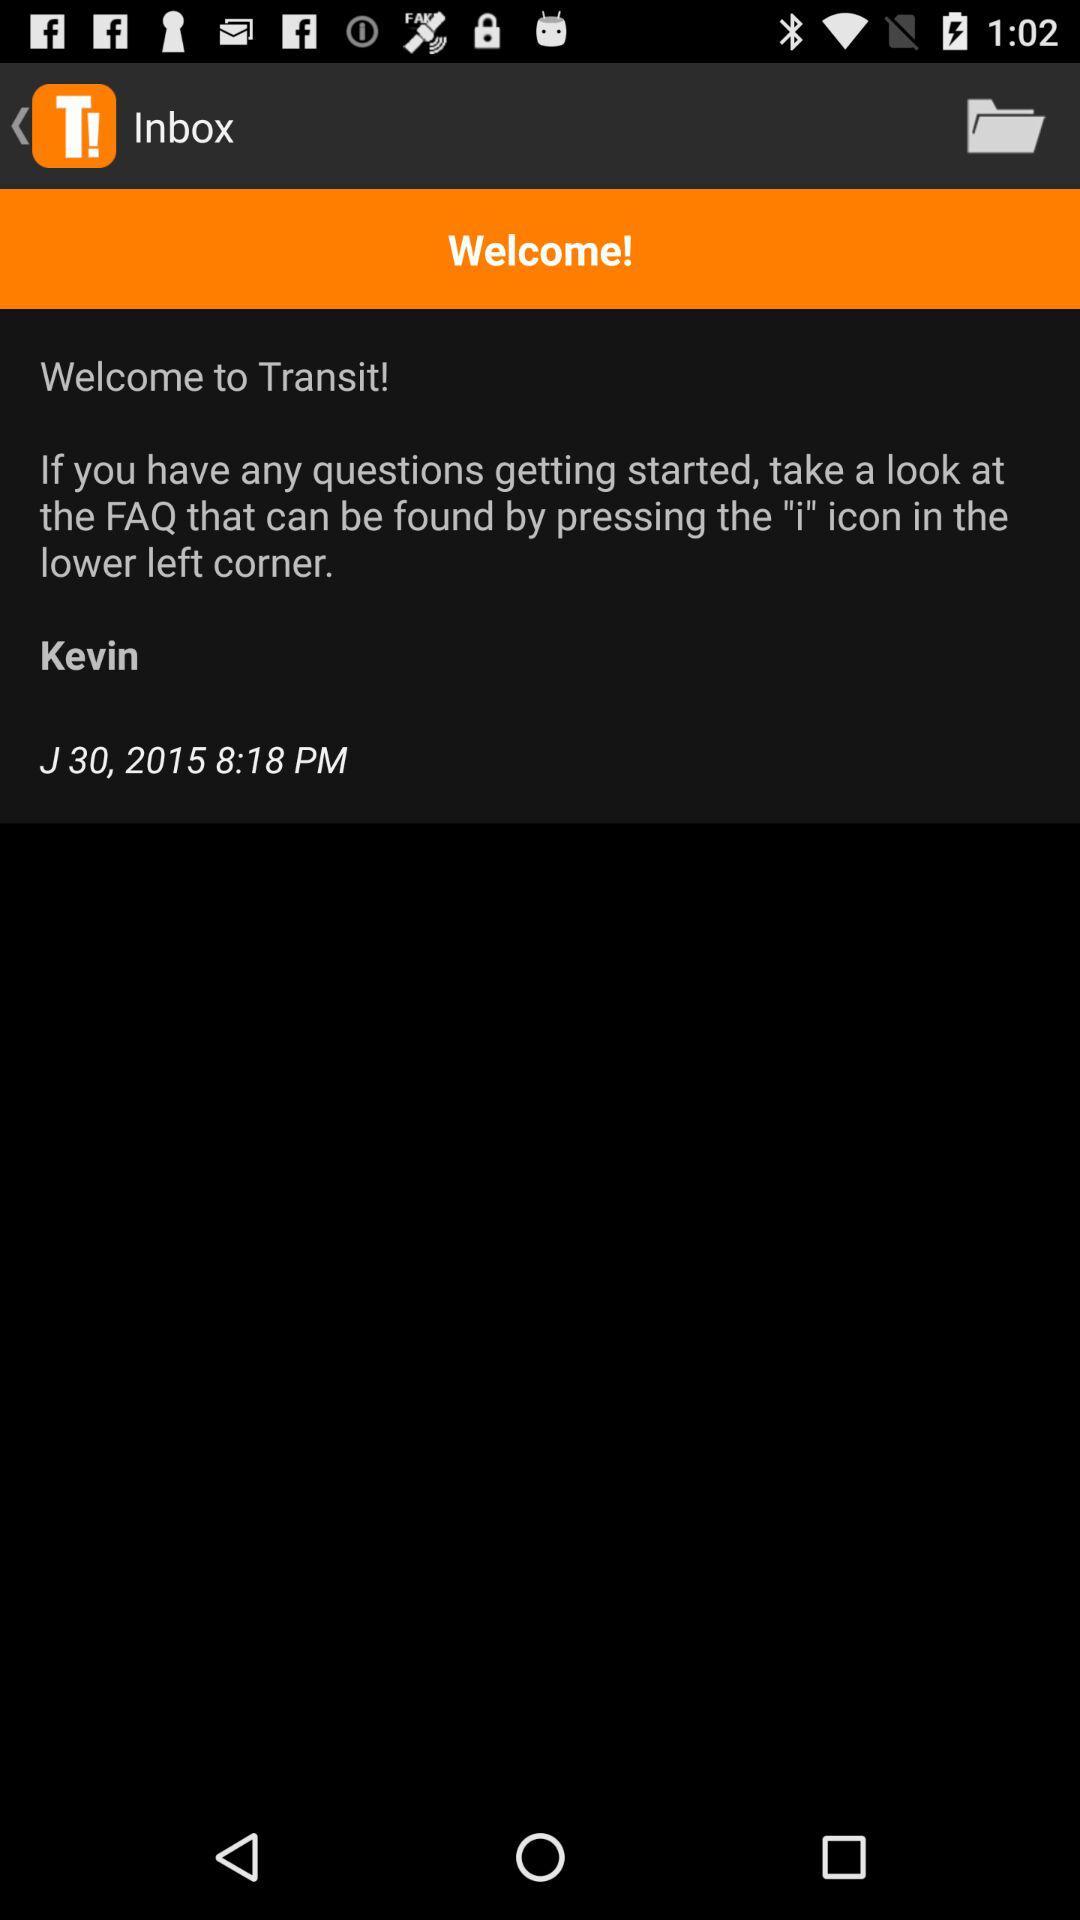 The image size is (1080, 1920). What do you see at coordinates (1006, 124) in the screenshot?
I see `the icon next to inbox item` at bounding box center [1006, 124].